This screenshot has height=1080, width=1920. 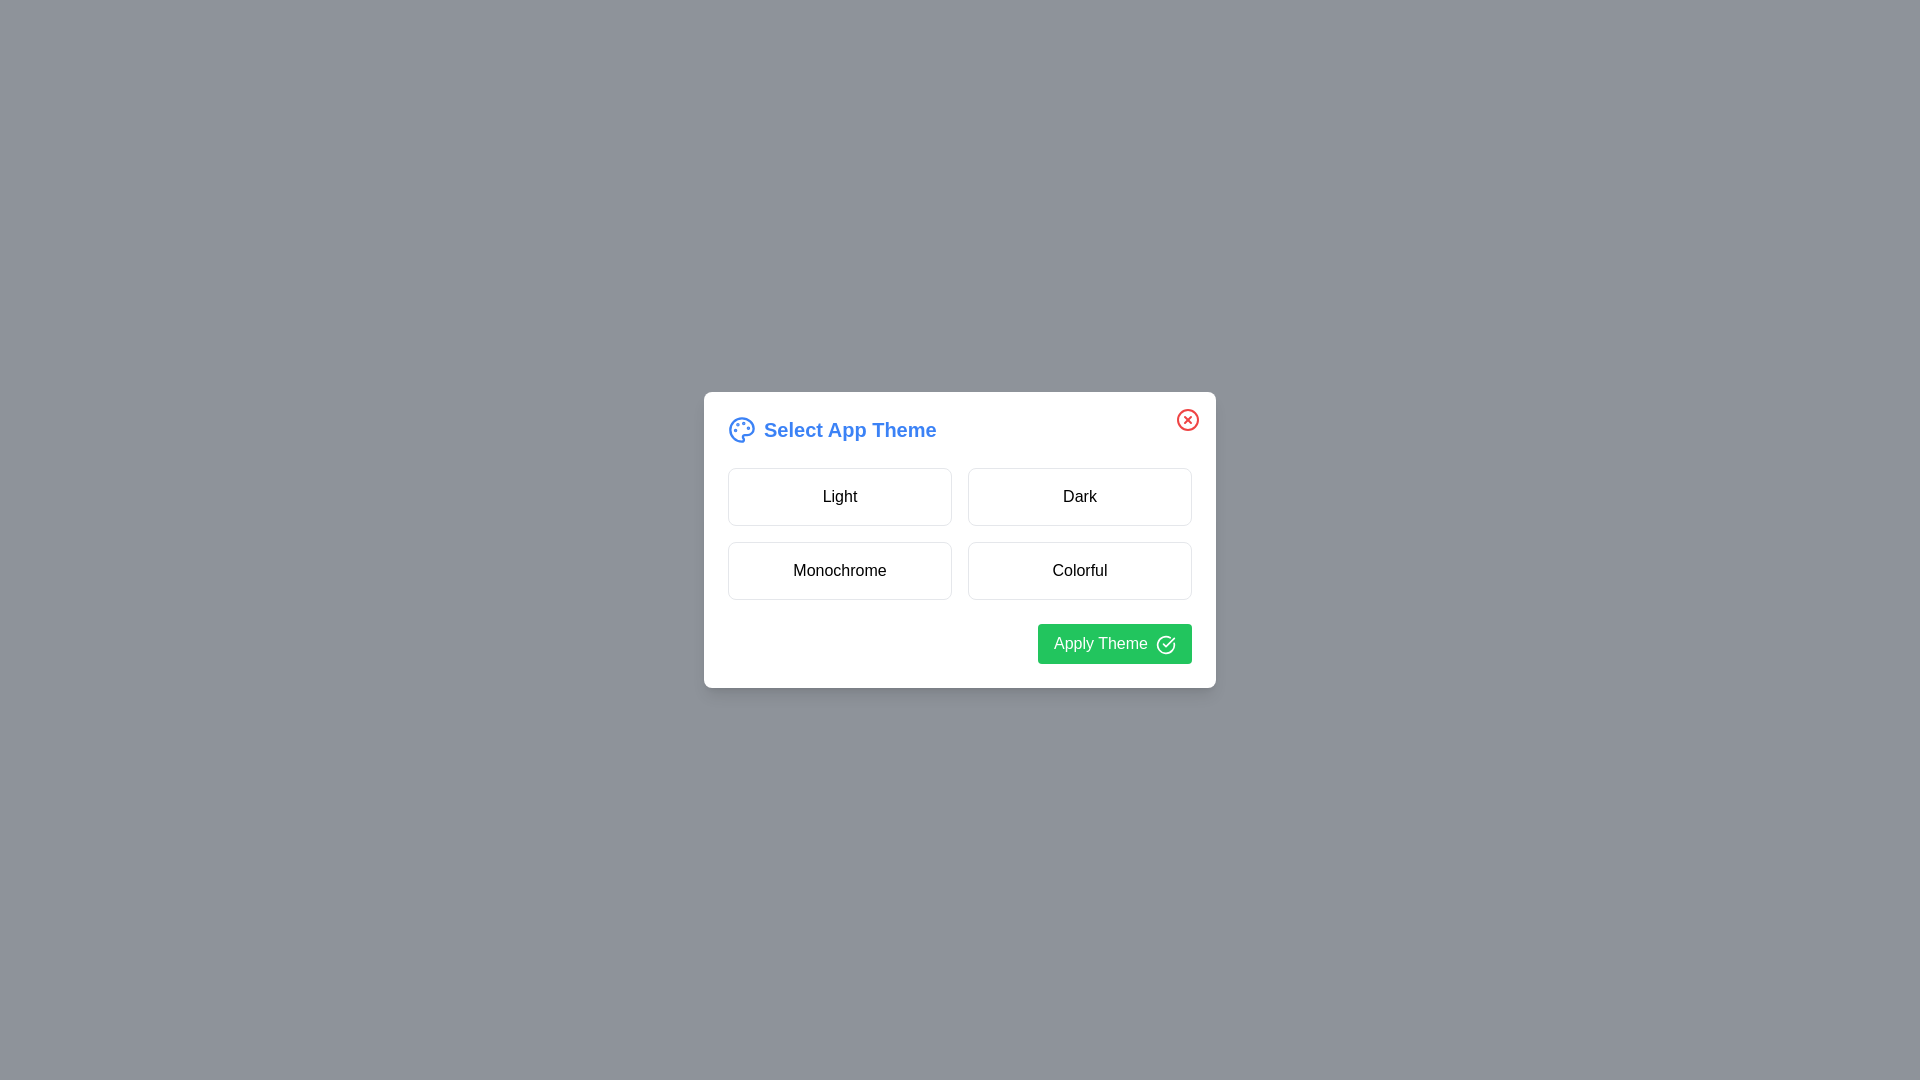 What do you see at coordinates (840, 496) in the screenshot?
I see `the theme Light by clicking on its corresponding button` at bounding box center [840, 496].